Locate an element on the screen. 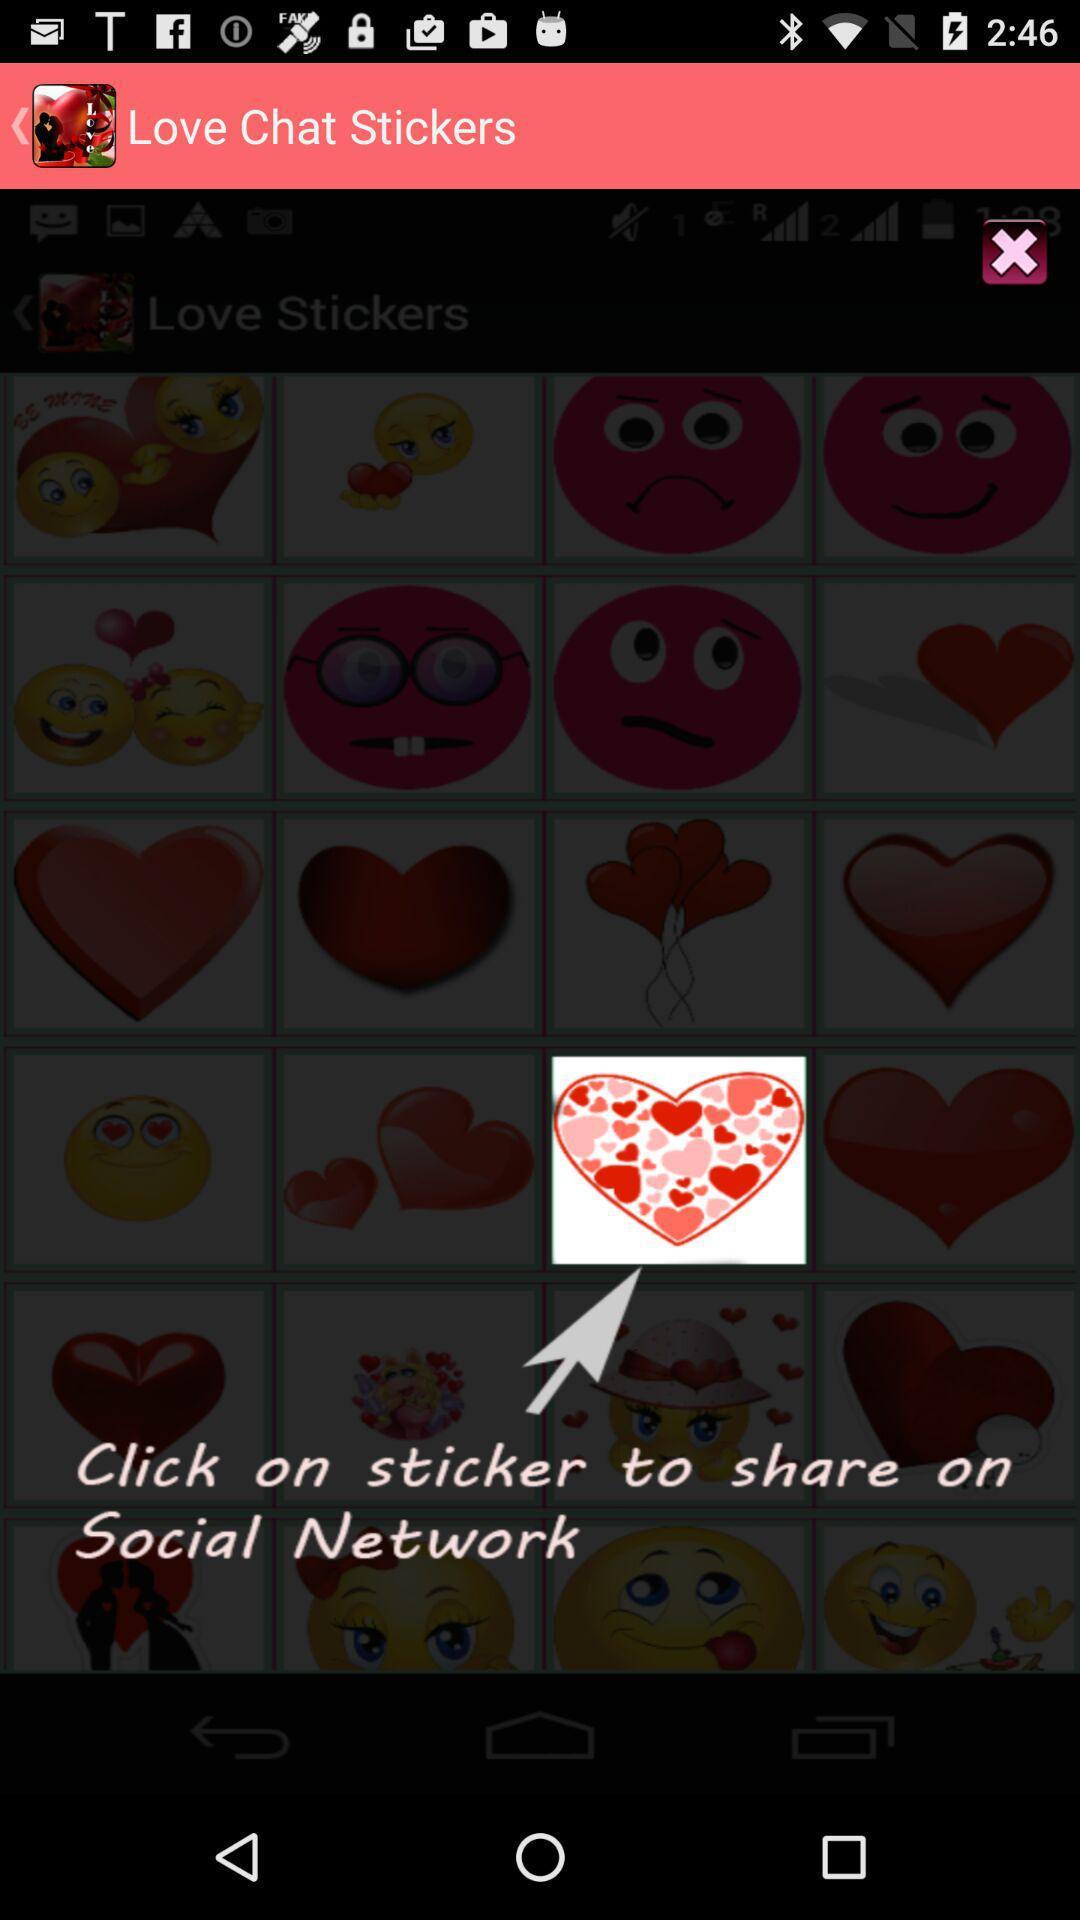  the close icon is located at coordinates (1015, 270).